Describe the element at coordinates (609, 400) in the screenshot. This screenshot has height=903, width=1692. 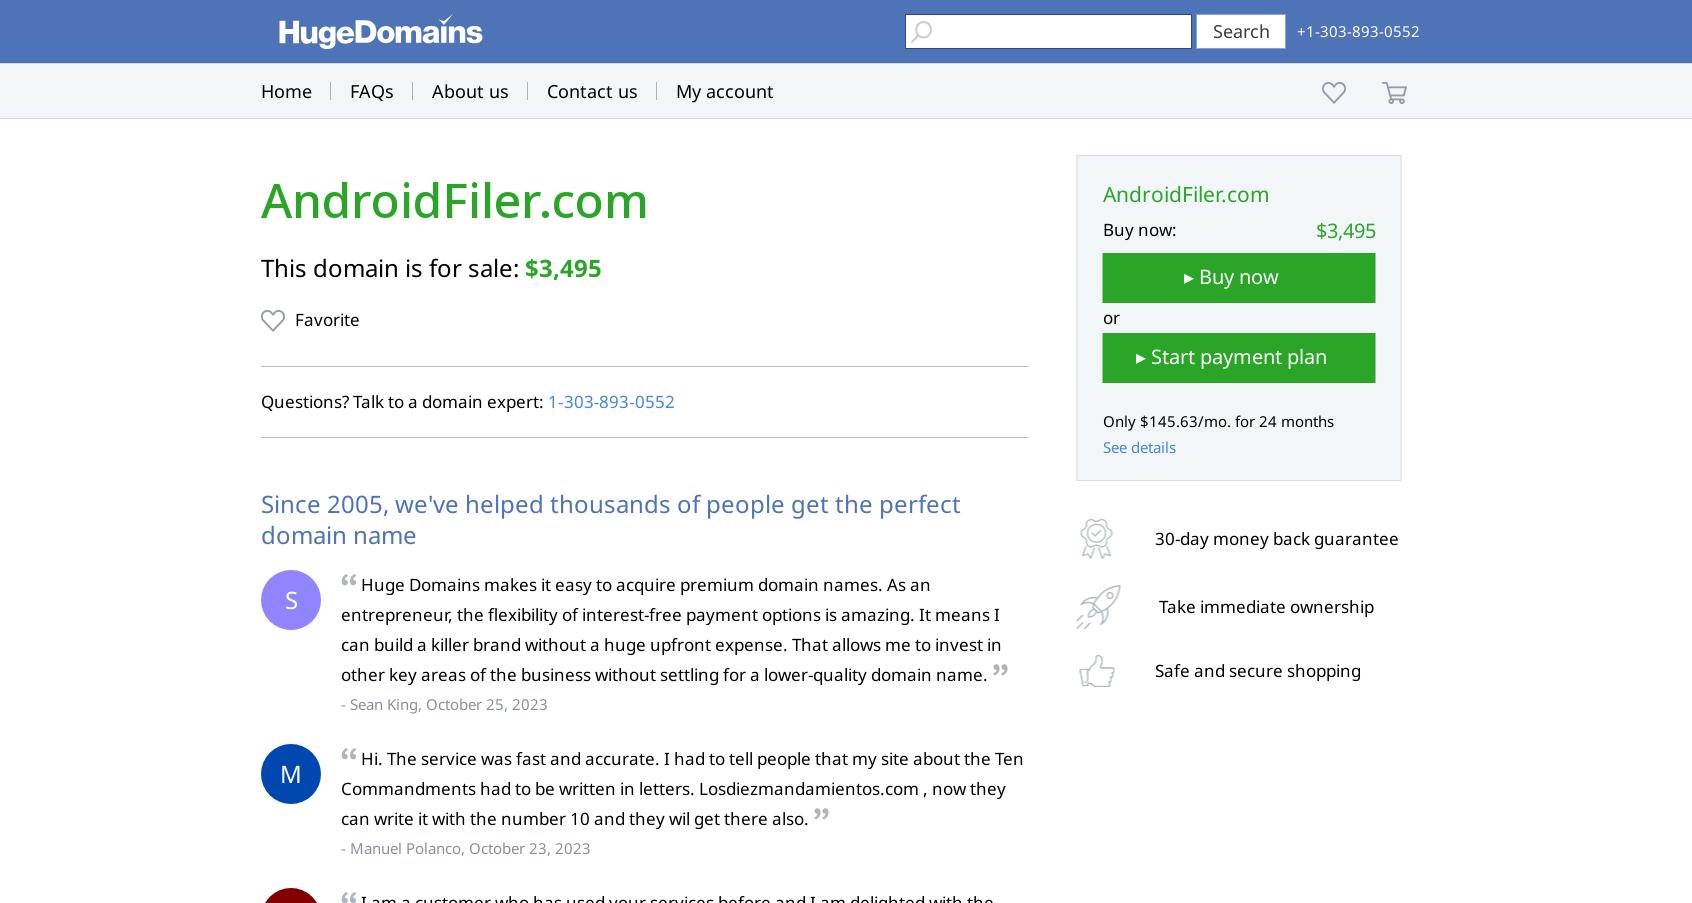
I see `'1‑303‑893‑0552'` at that location.